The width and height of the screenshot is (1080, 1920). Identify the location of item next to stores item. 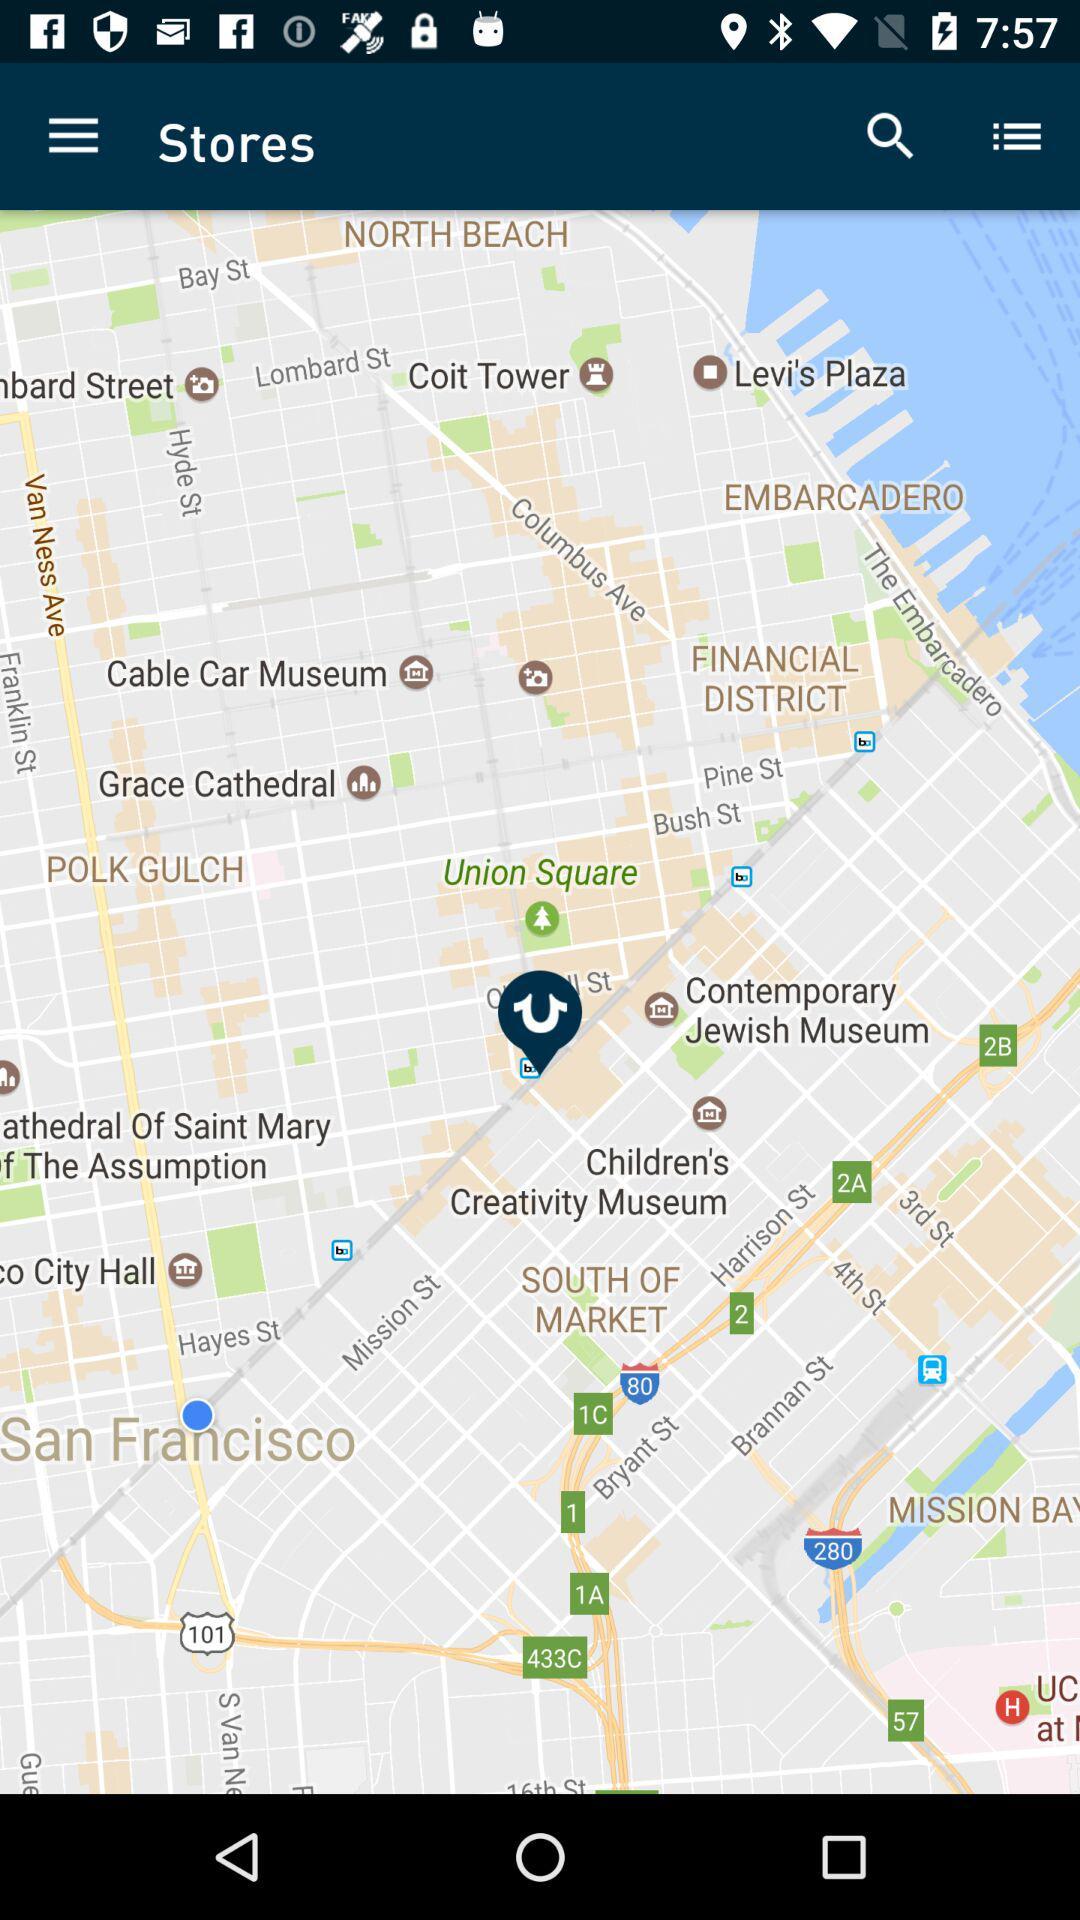
(890, 135).